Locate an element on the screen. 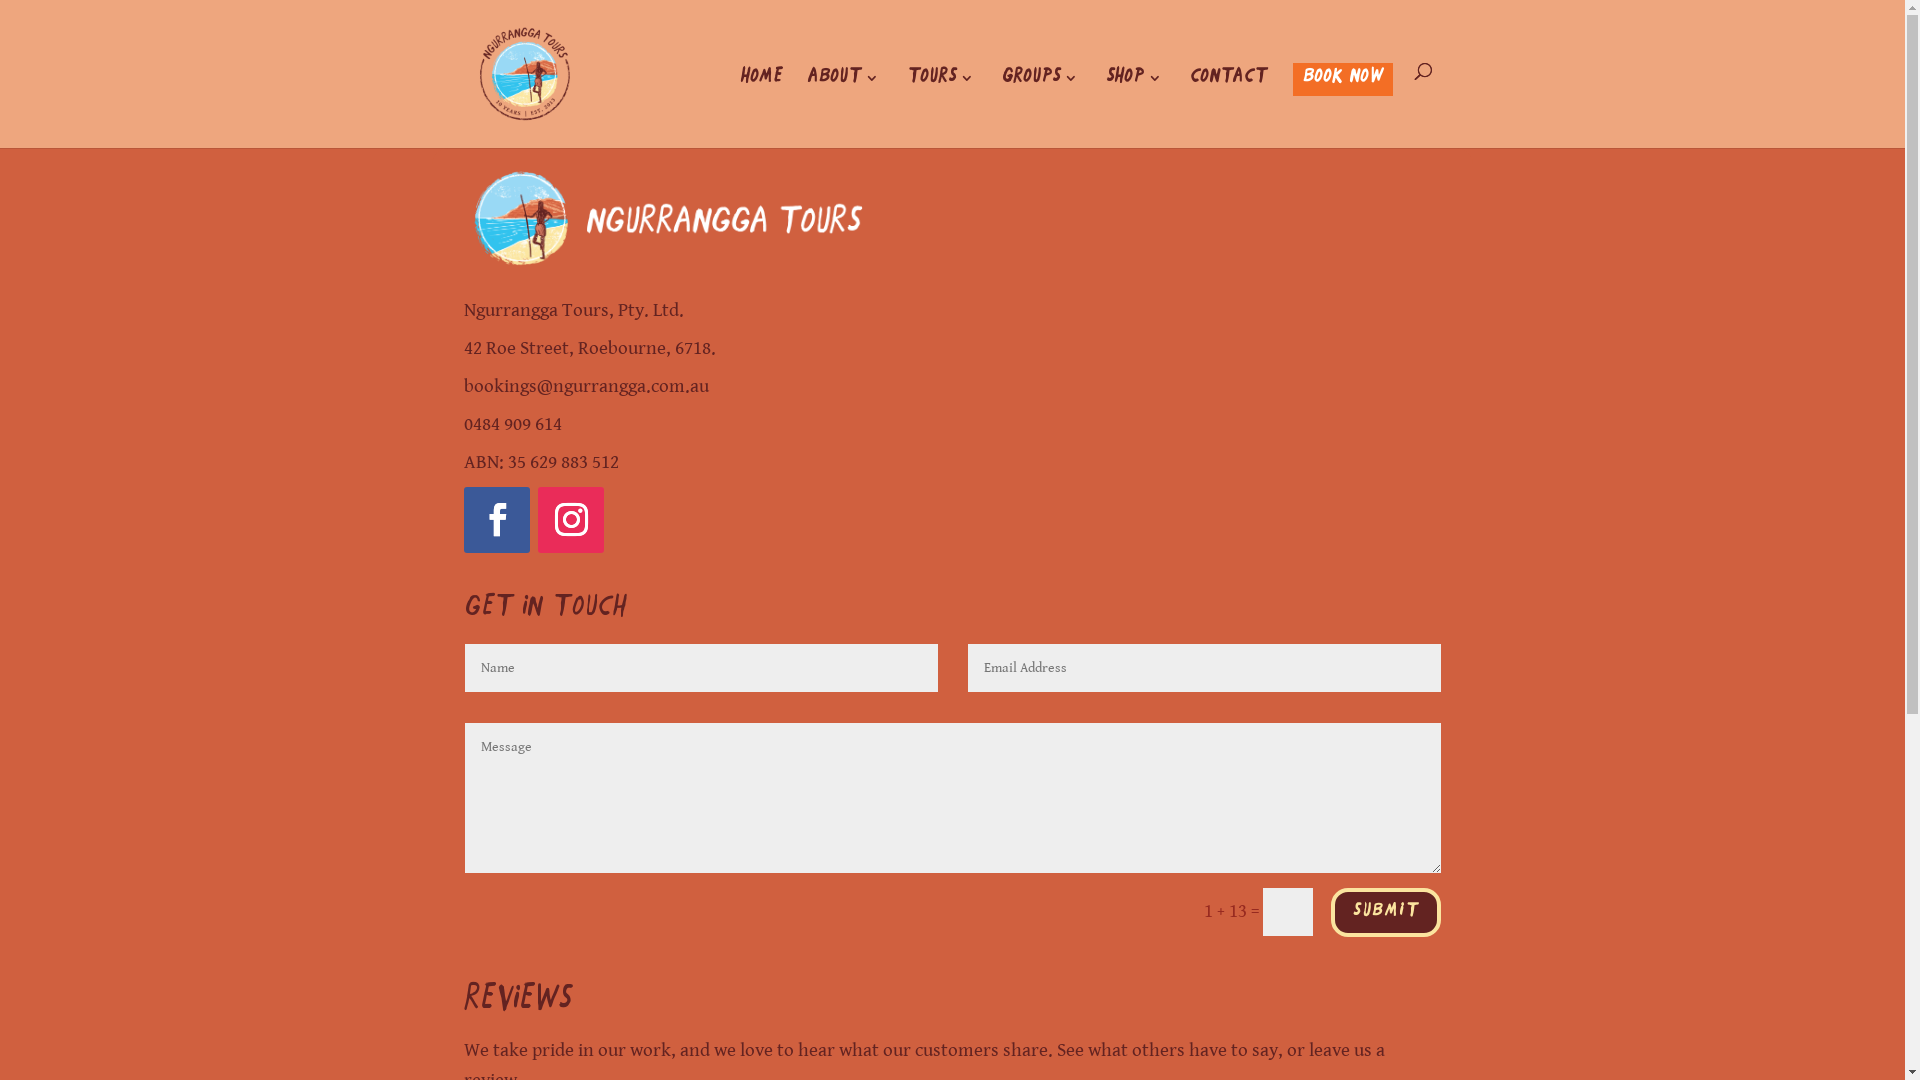 The height and width of the screenshot is (1080, 1920). 'CONTACT' is located at coordinates (1190, 109).